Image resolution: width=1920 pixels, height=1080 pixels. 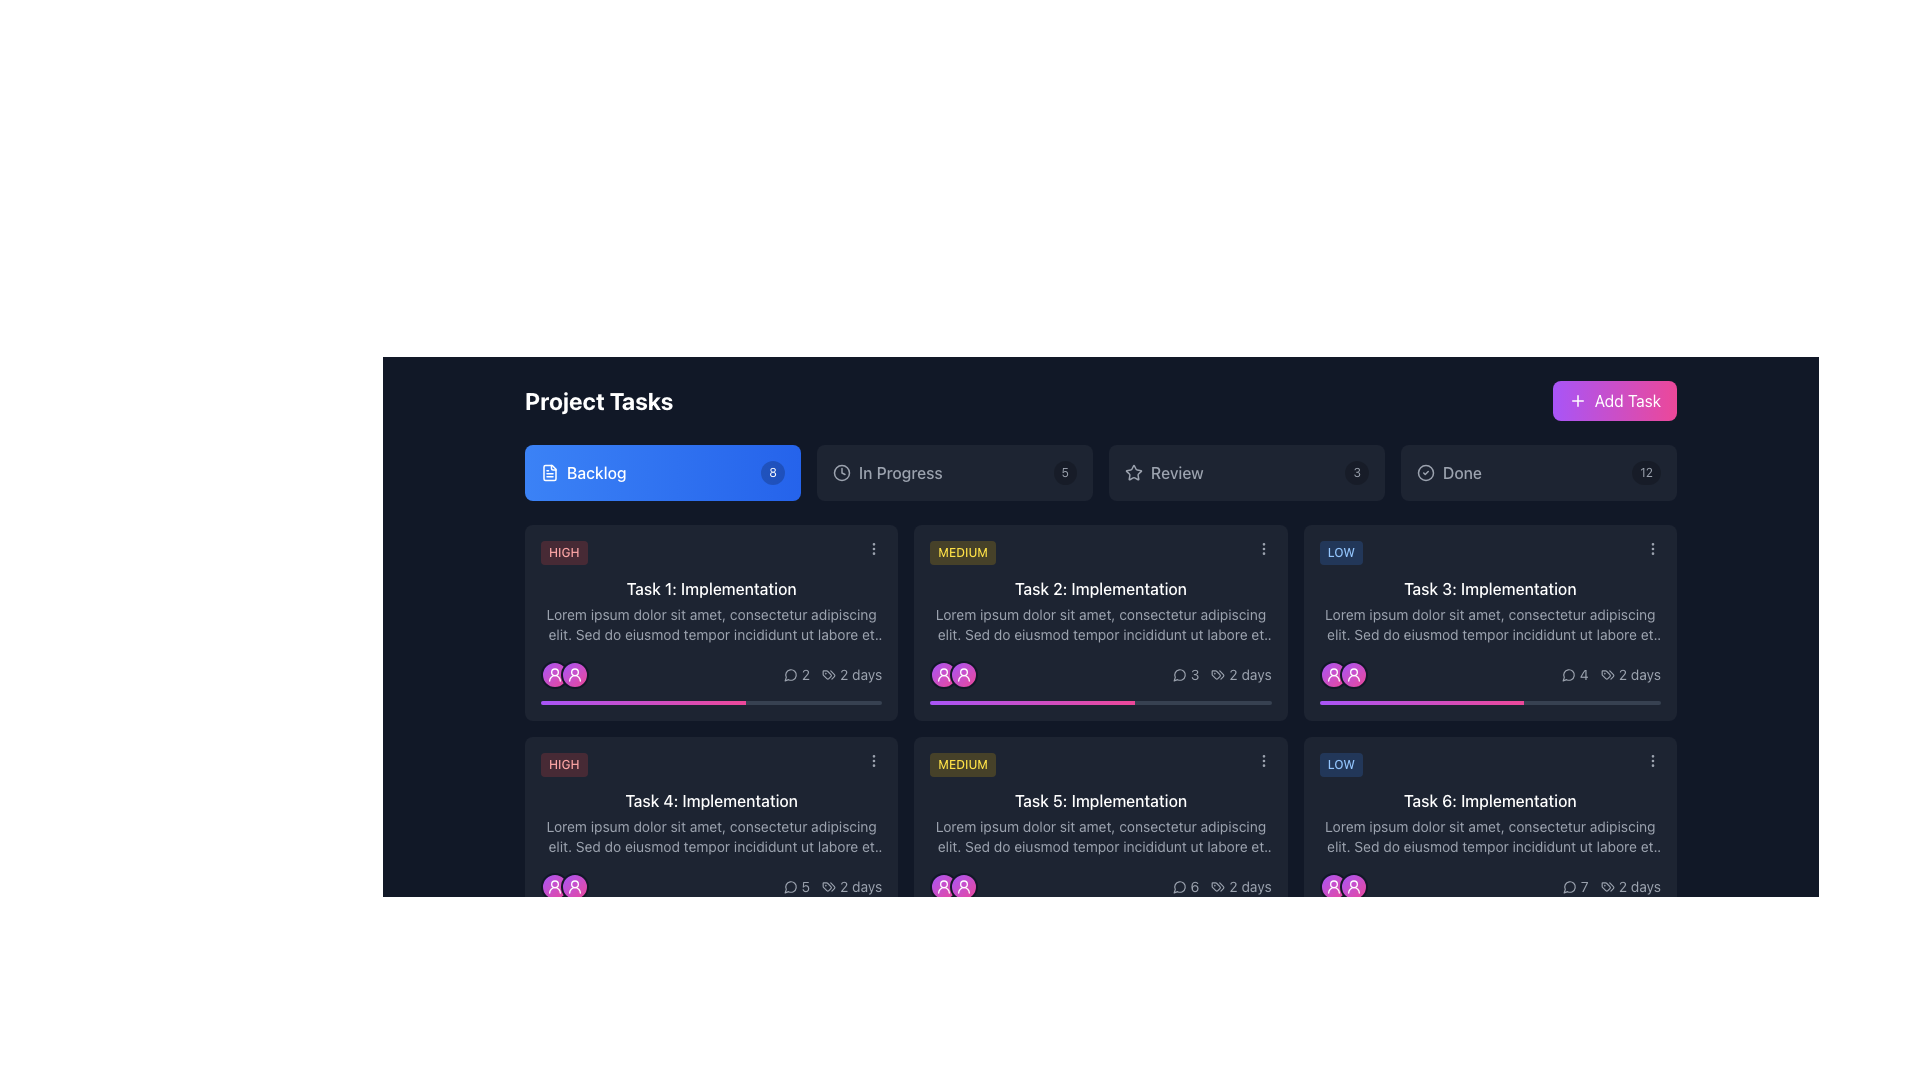 What do you see at coordinates (833, 675) in the screenshot?
I see `the text label '2 days' with a tag icon located at the bottom-right corner of the card titled 'Task 2: Implementation'` at bounding box center [833, 675].